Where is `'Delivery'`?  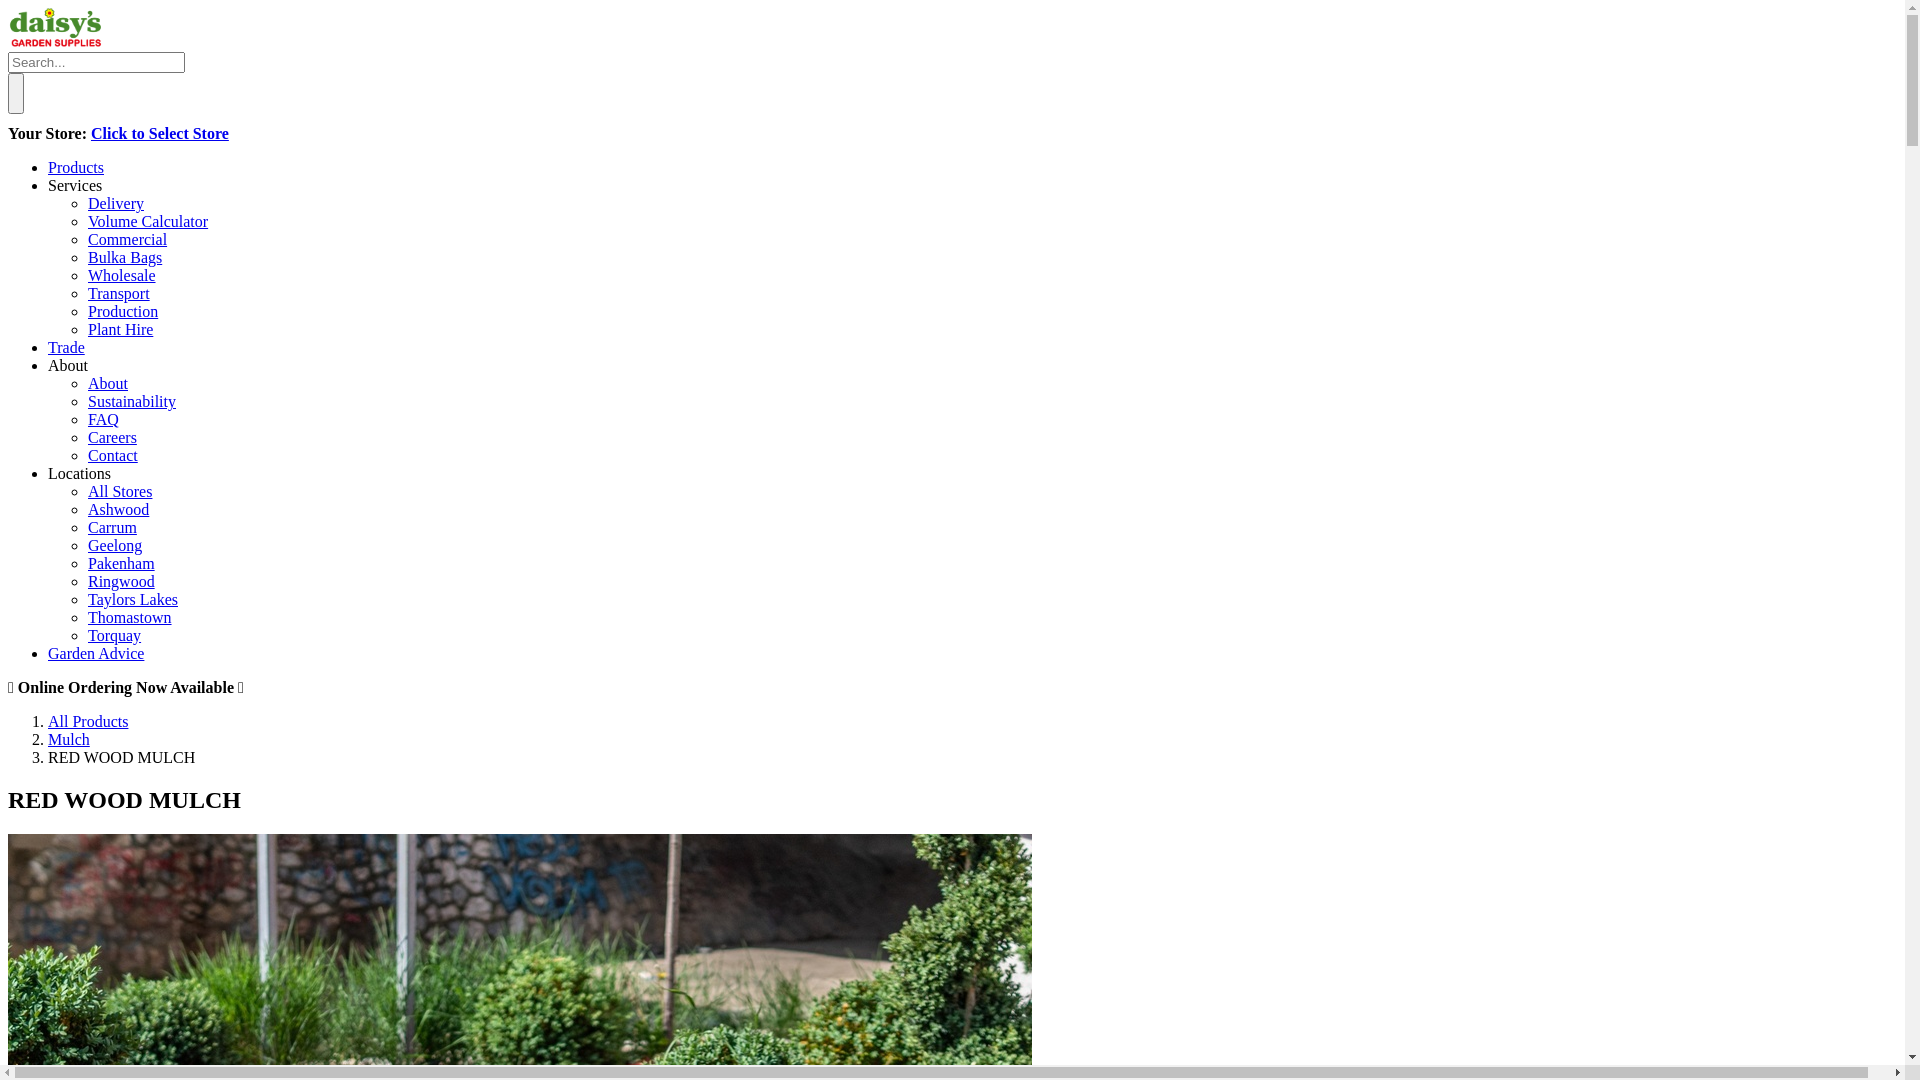
'Delivery' is located at coordinates (86, 203).